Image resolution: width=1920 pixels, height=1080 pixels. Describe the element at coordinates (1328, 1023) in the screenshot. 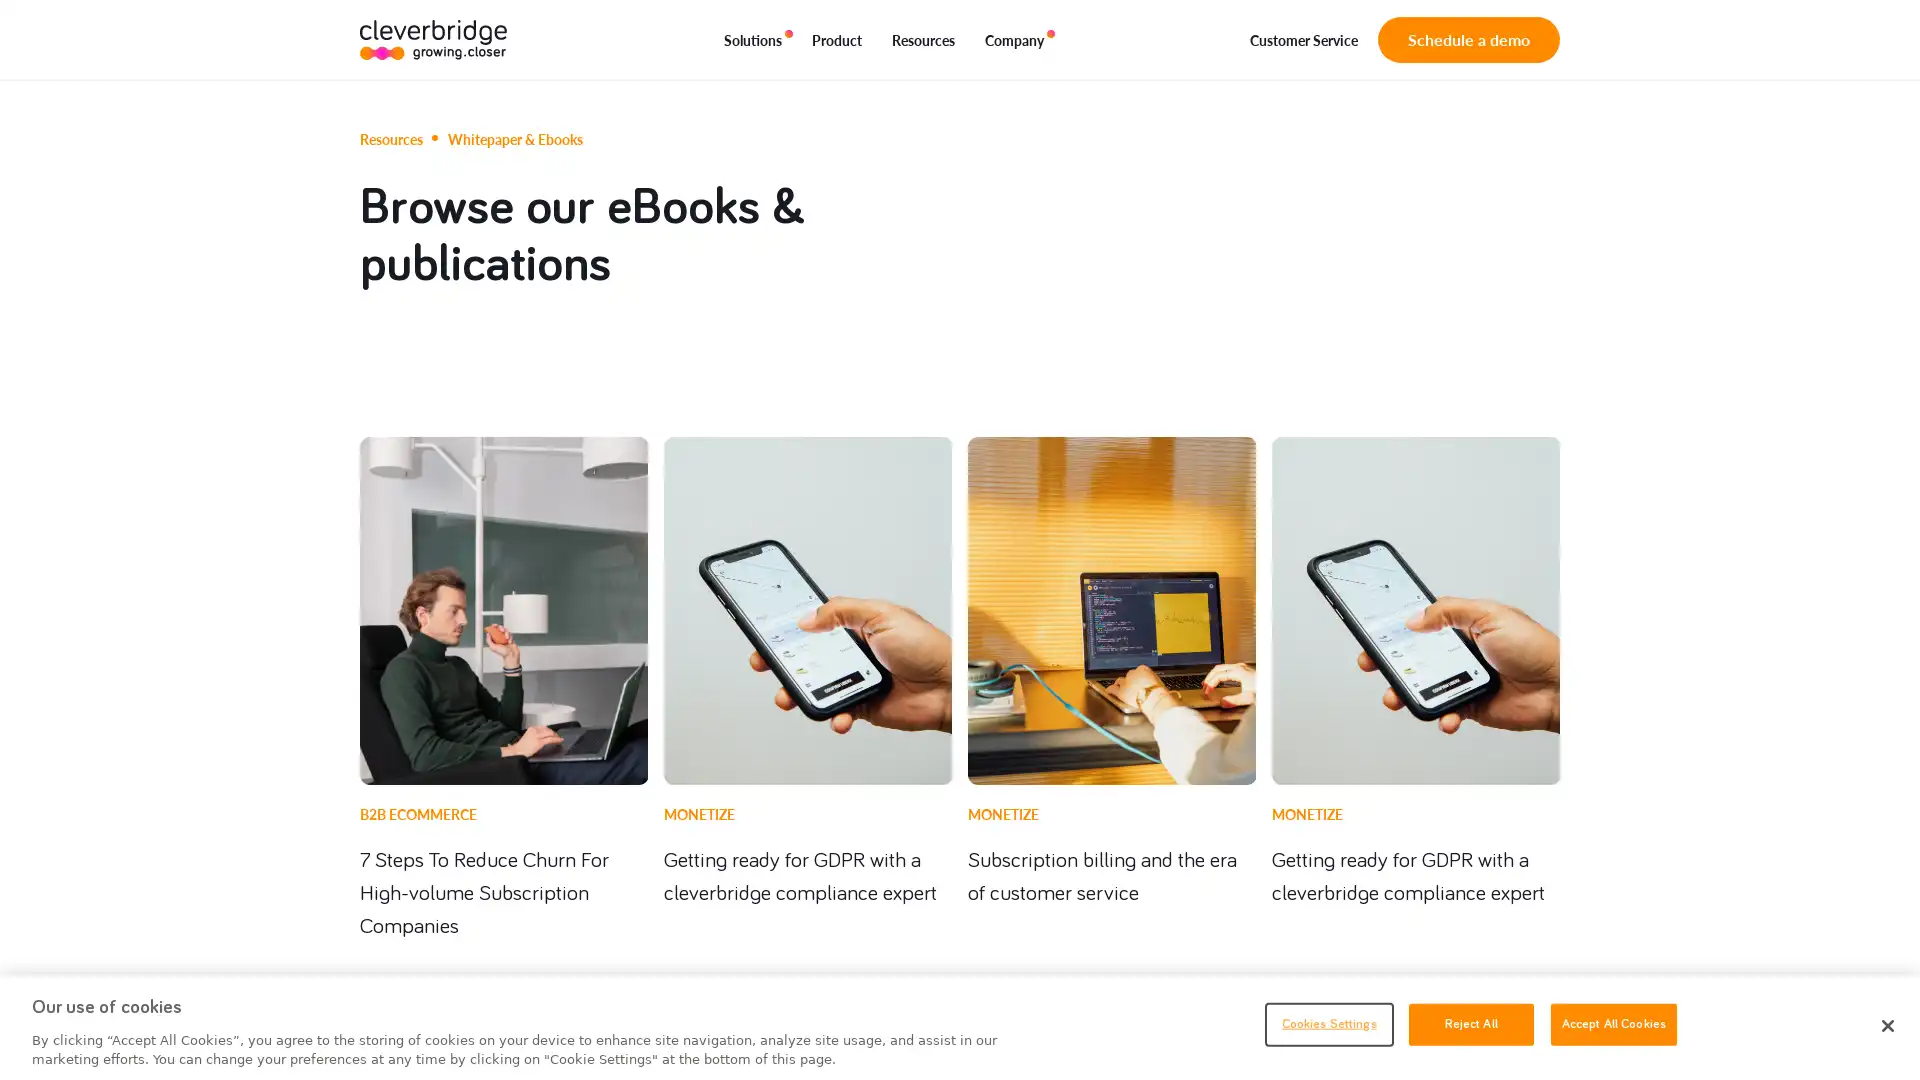

I see `Cookies Settings` at that location.